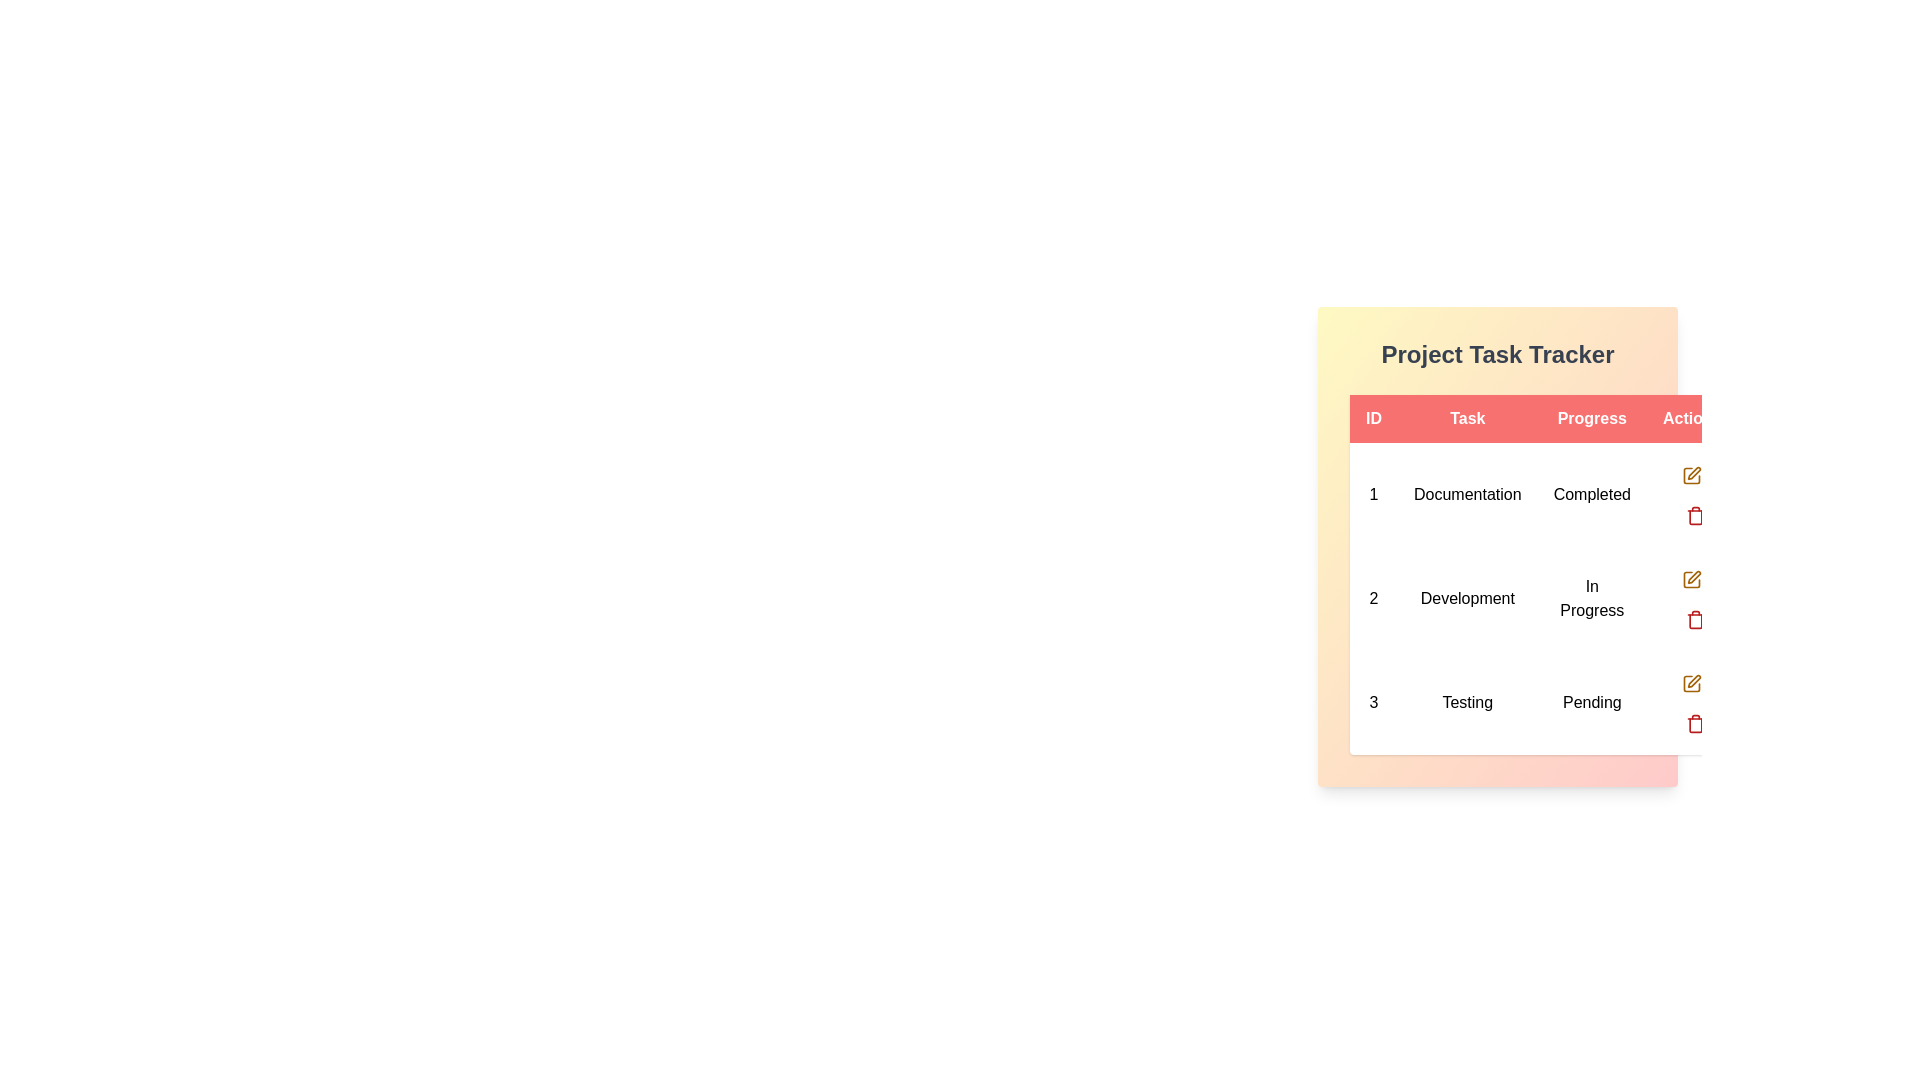 The image size is (1920, 1080). Describe the element at coordinates (1691, 474) in the screenshot. I see `the edit button for the task with ID 1` at that location.